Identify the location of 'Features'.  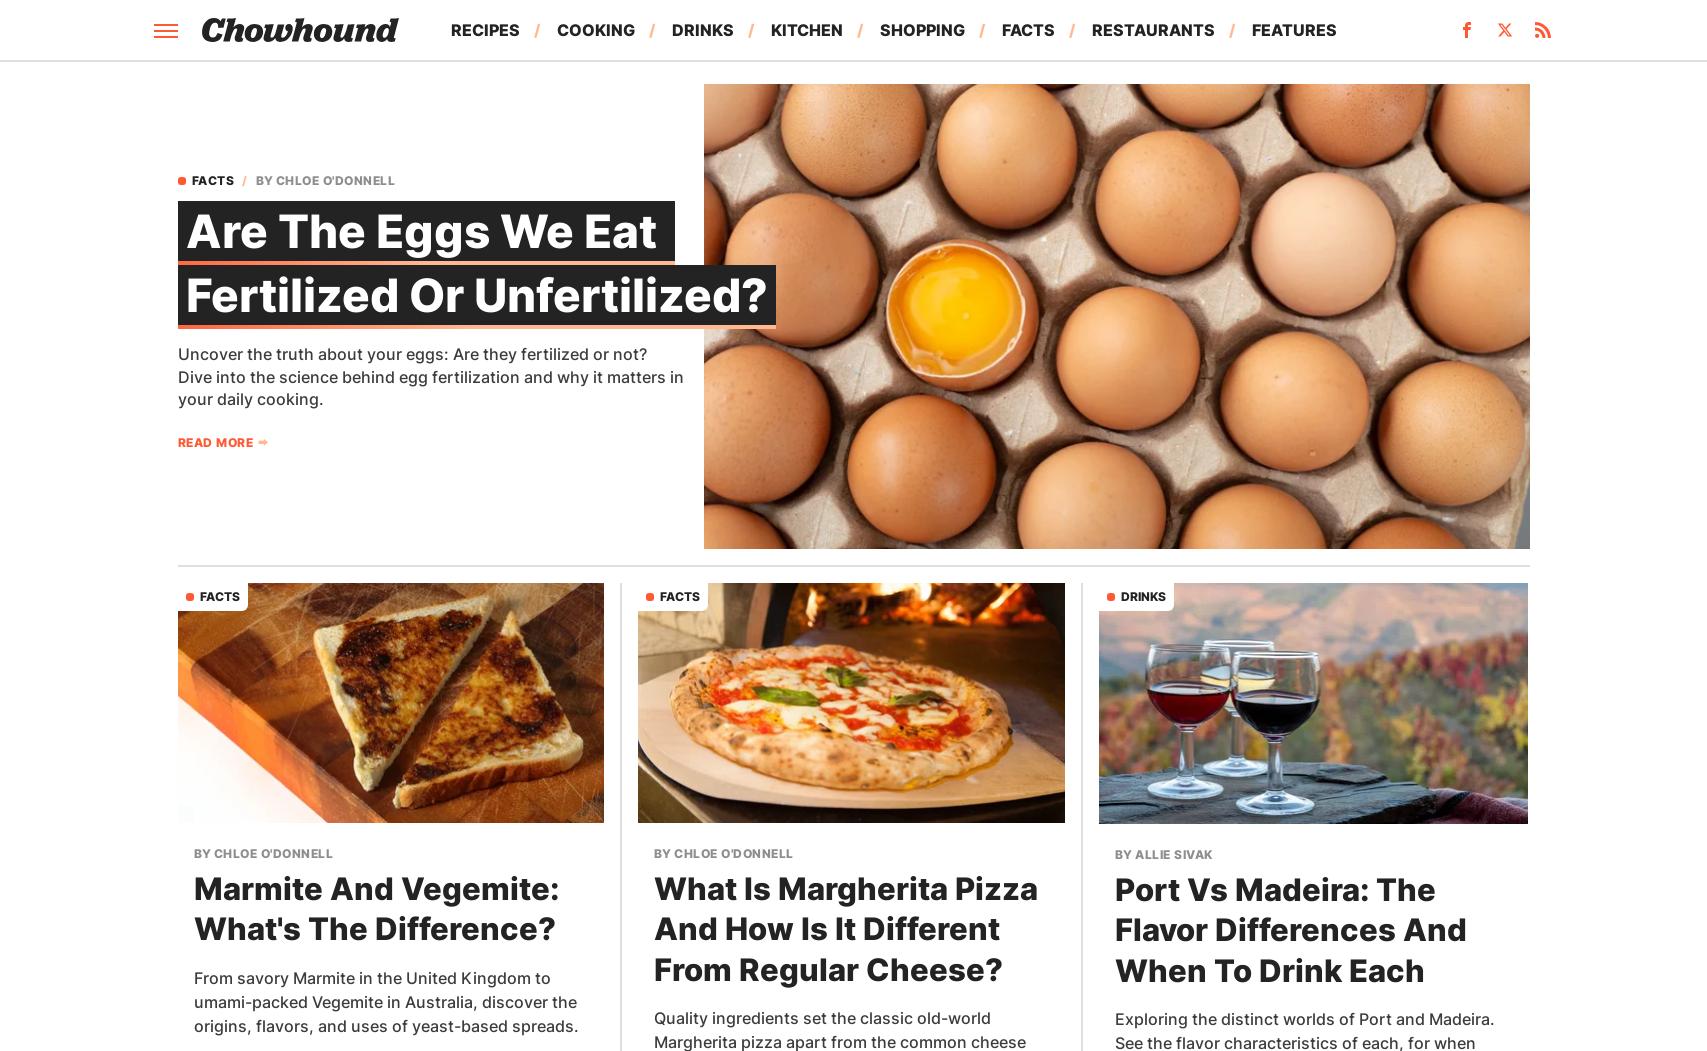
(1292, 29).